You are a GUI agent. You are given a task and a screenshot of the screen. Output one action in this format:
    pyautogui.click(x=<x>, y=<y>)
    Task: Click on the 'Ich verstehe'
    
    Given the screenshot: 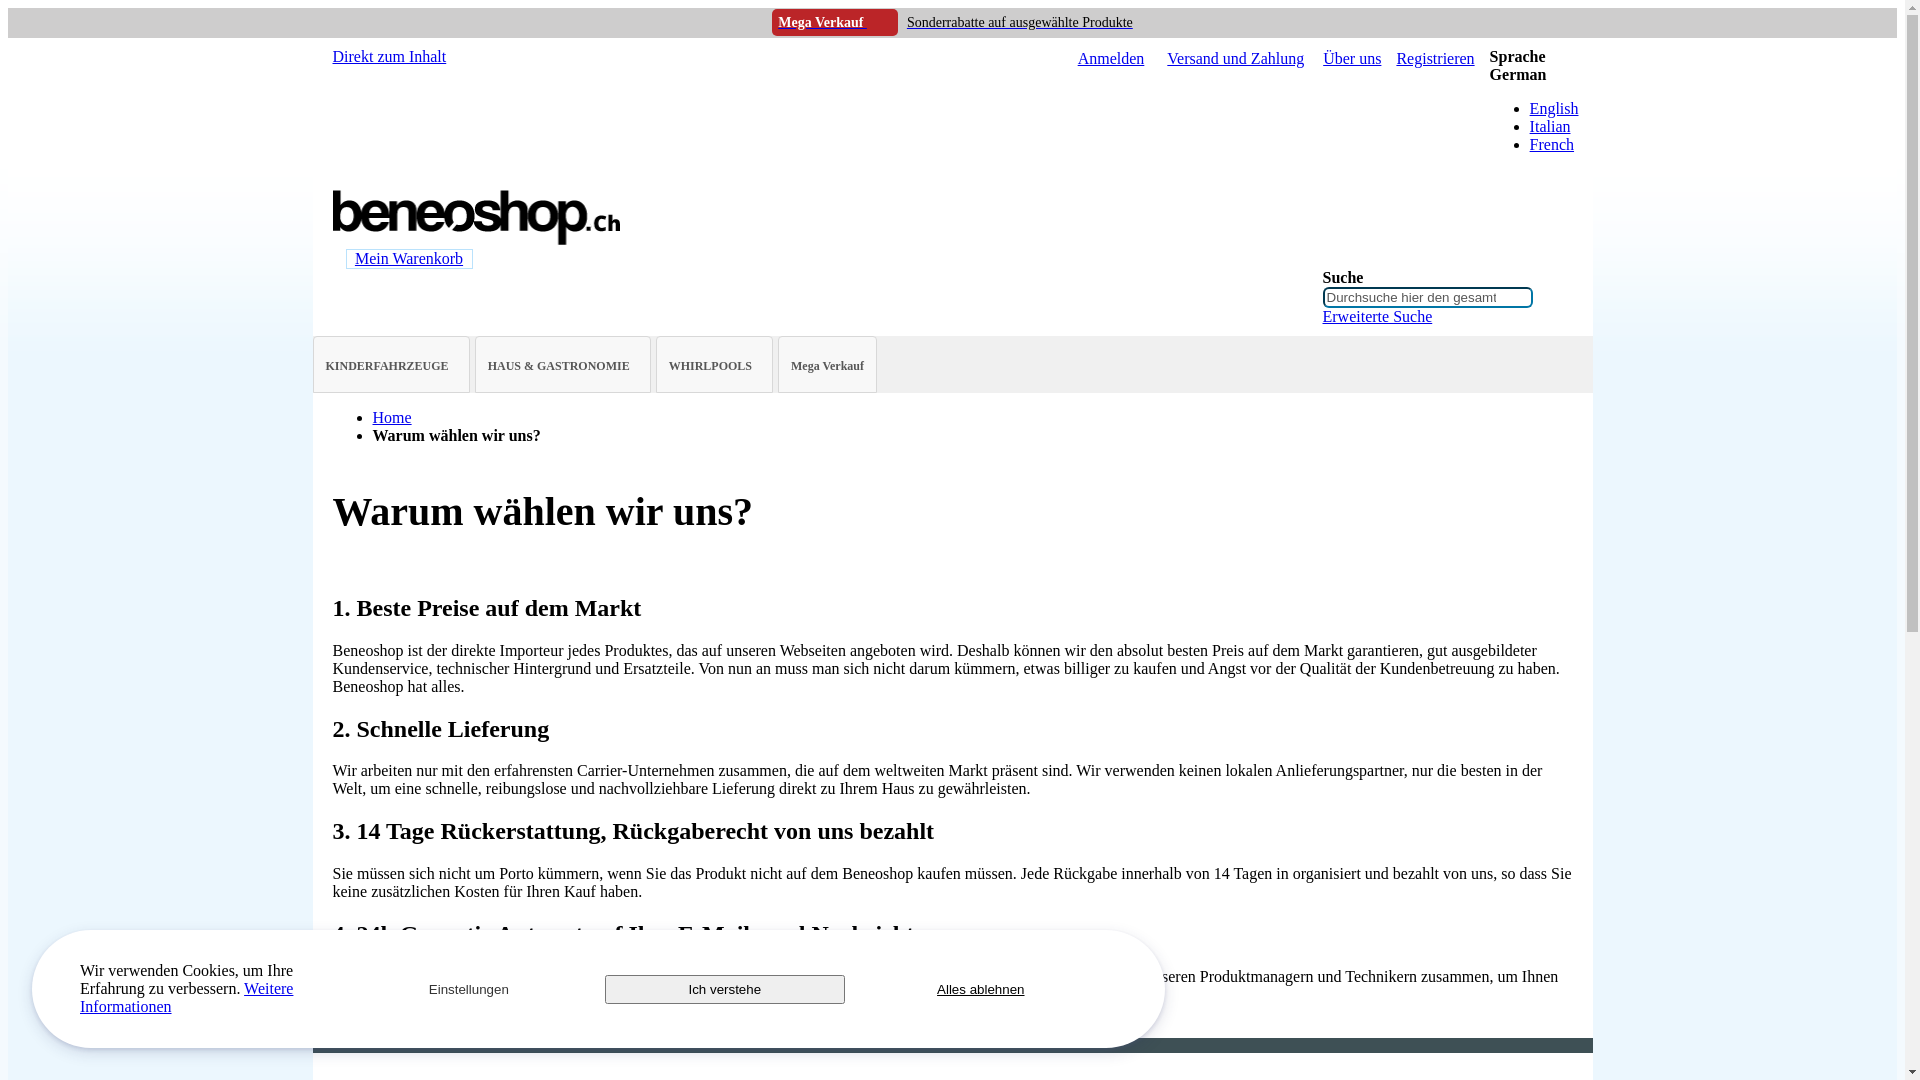 What is the action you would take?
    pyautogui.click(x=723, y=987)
    